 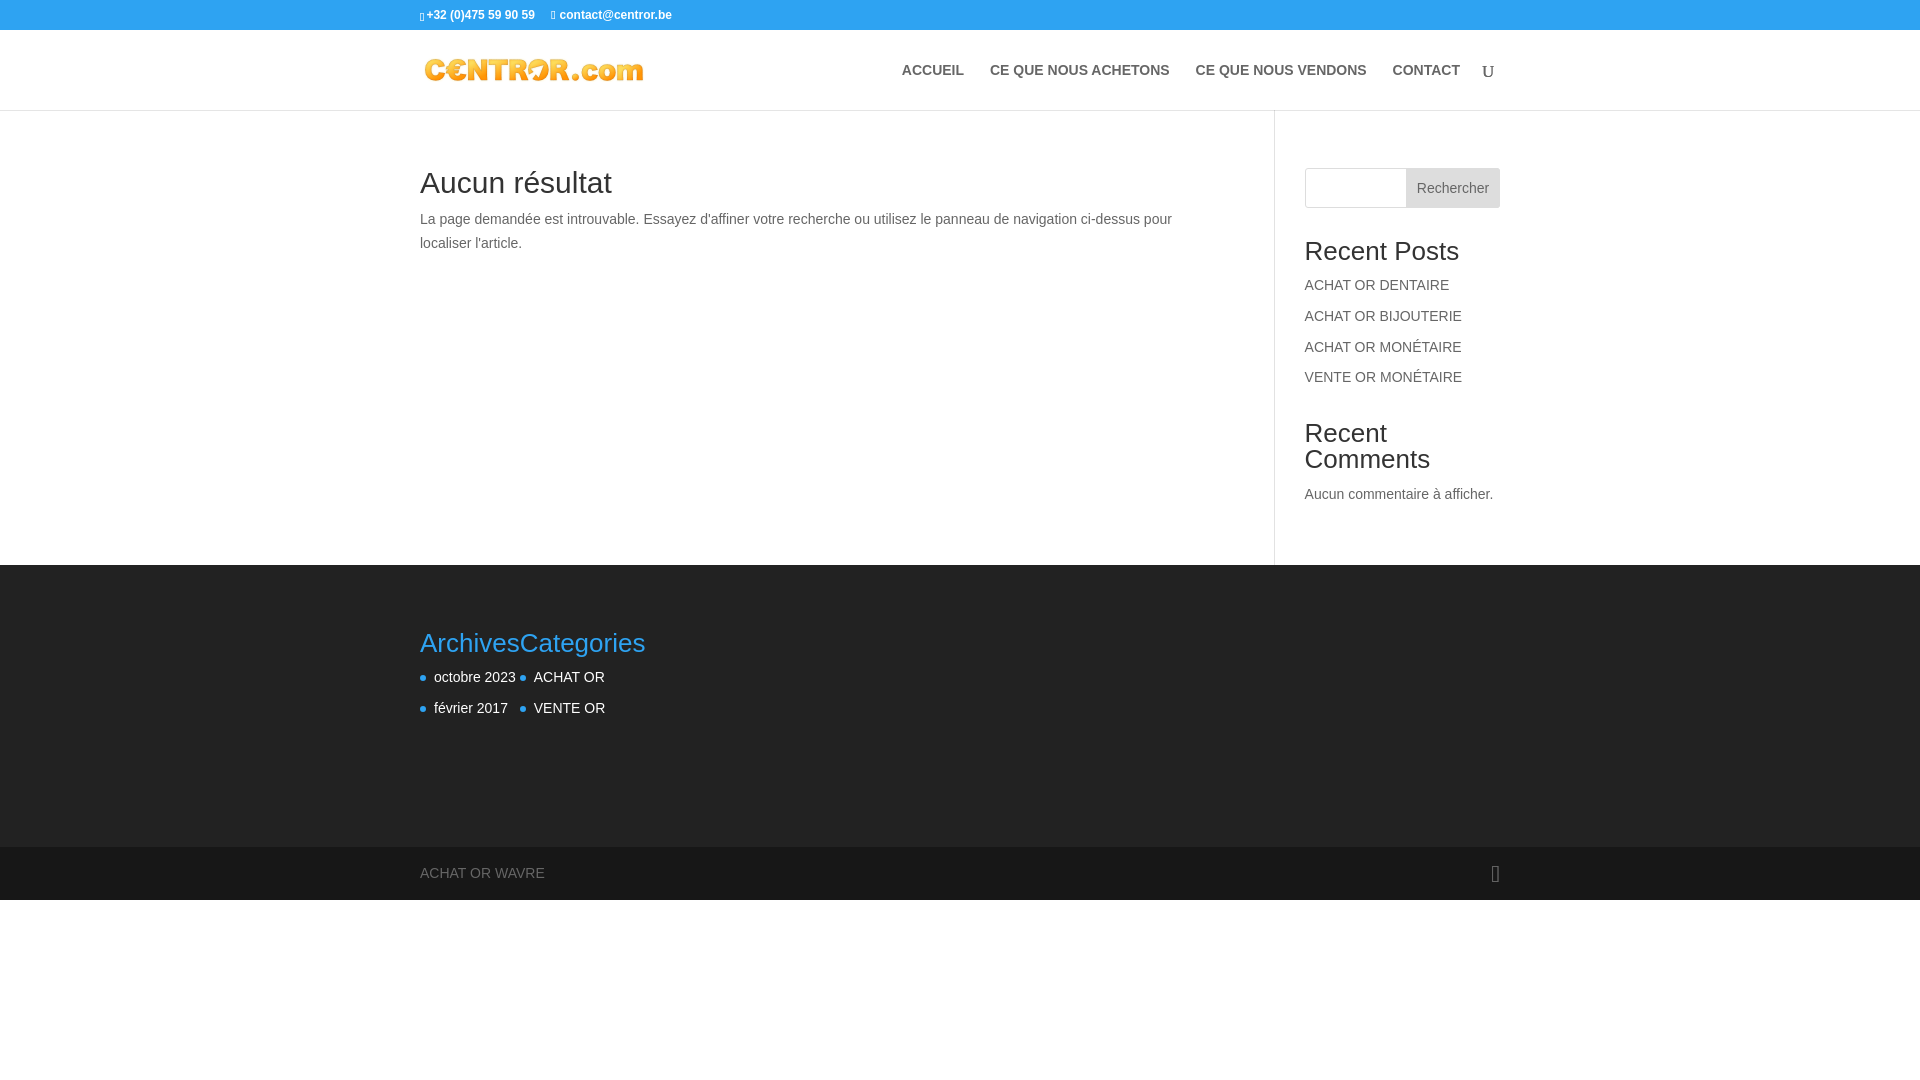 I want to click on 'CE QUE NOUS ACHETONS', so click(x=1079, y=85).